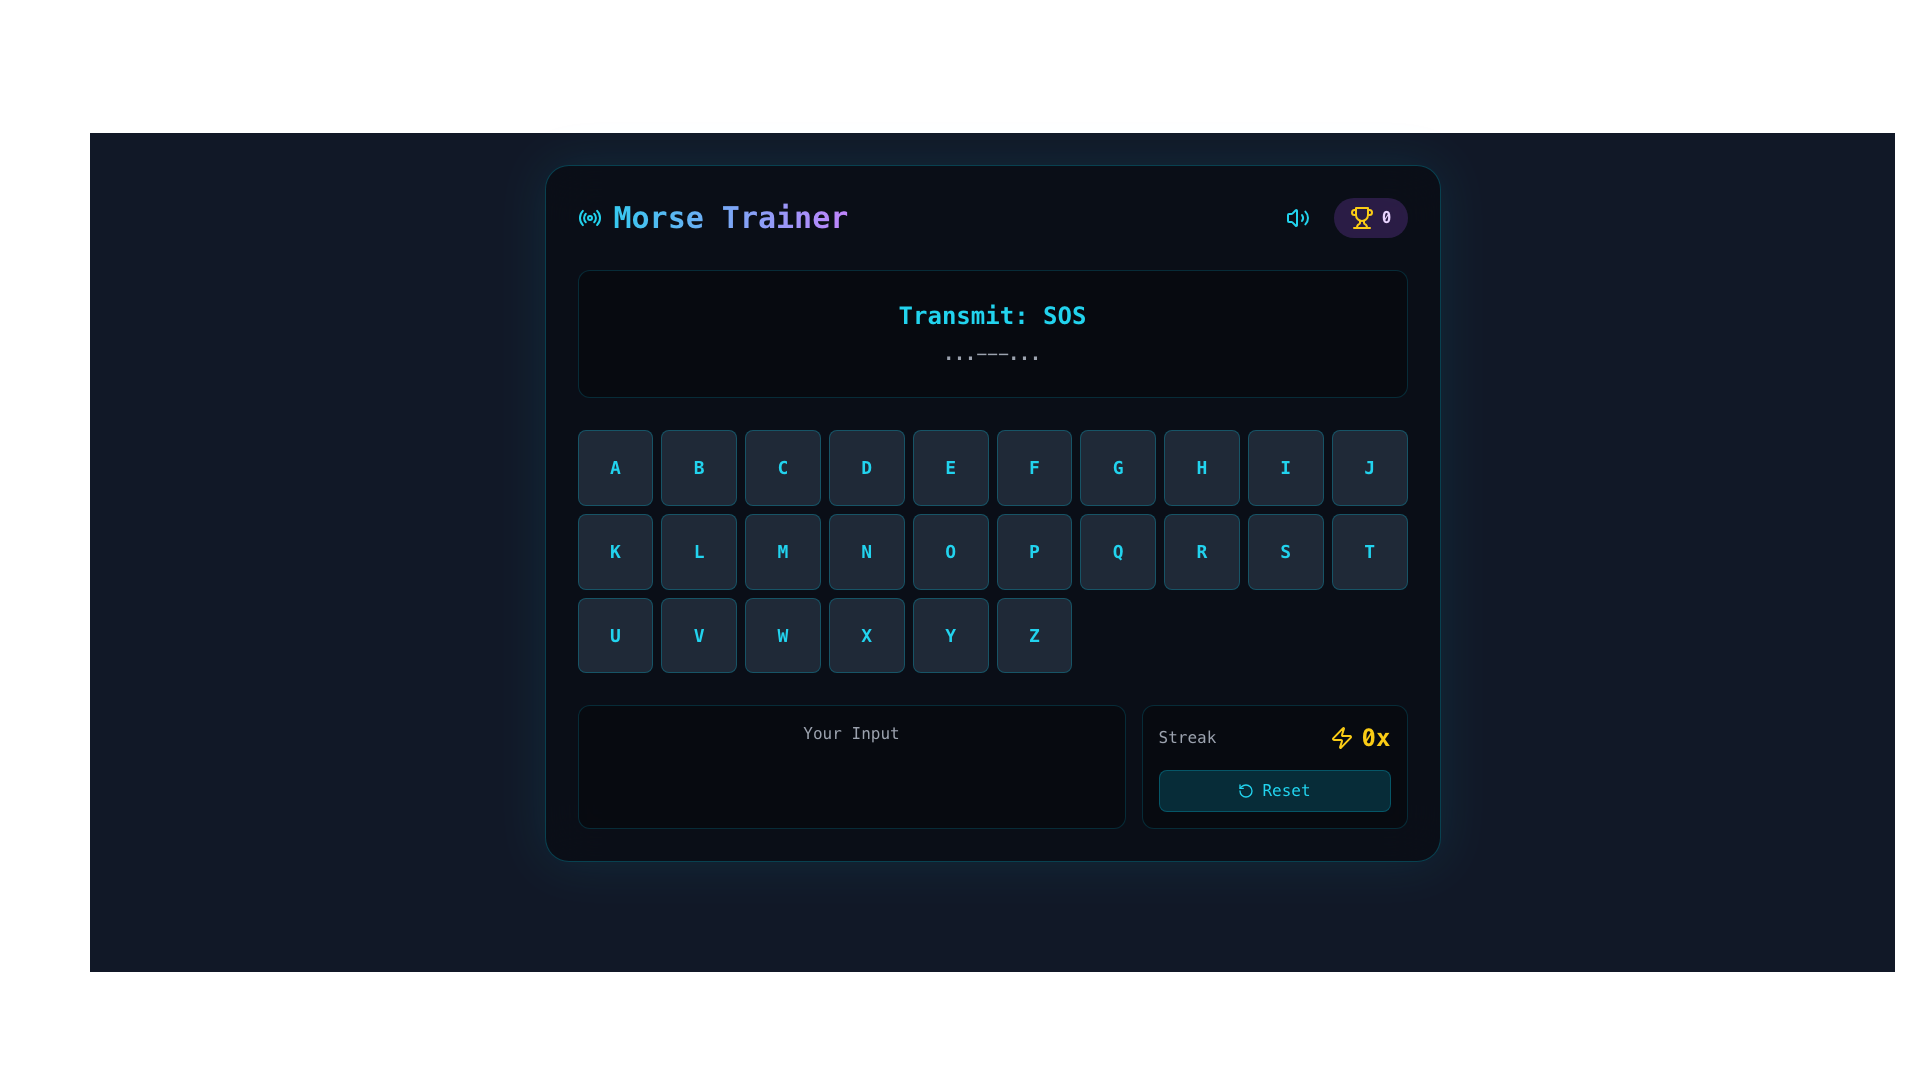 This screenshot has height=1080, width=1920. What do you see at coordinates (699, 635) in the screenshot?
I see `the button representing the letter 'V' located in the third row and second column of the alphabet keyboard interface` at bounding box center [699, 635].